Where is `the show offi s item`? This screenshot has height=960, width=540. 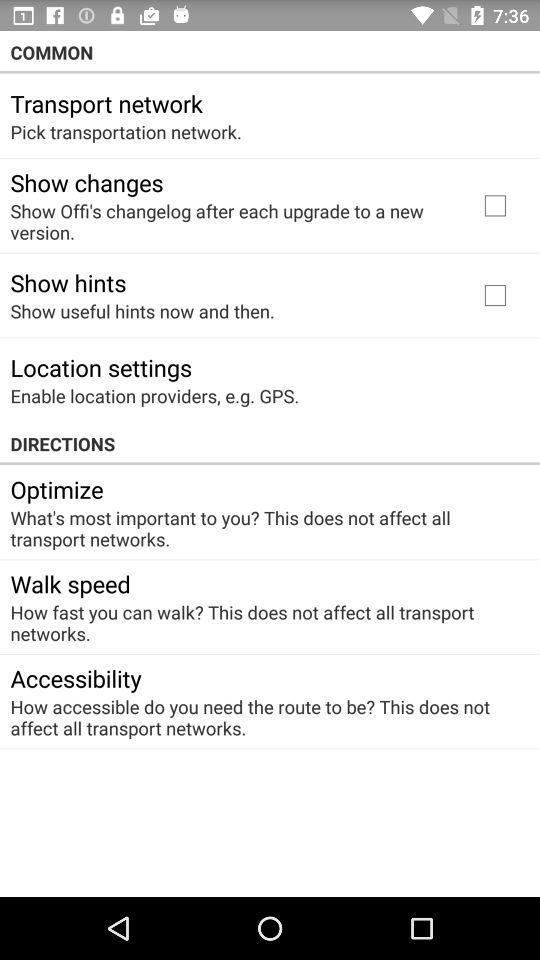
the show offi s item is located at coordinates (230, 221).